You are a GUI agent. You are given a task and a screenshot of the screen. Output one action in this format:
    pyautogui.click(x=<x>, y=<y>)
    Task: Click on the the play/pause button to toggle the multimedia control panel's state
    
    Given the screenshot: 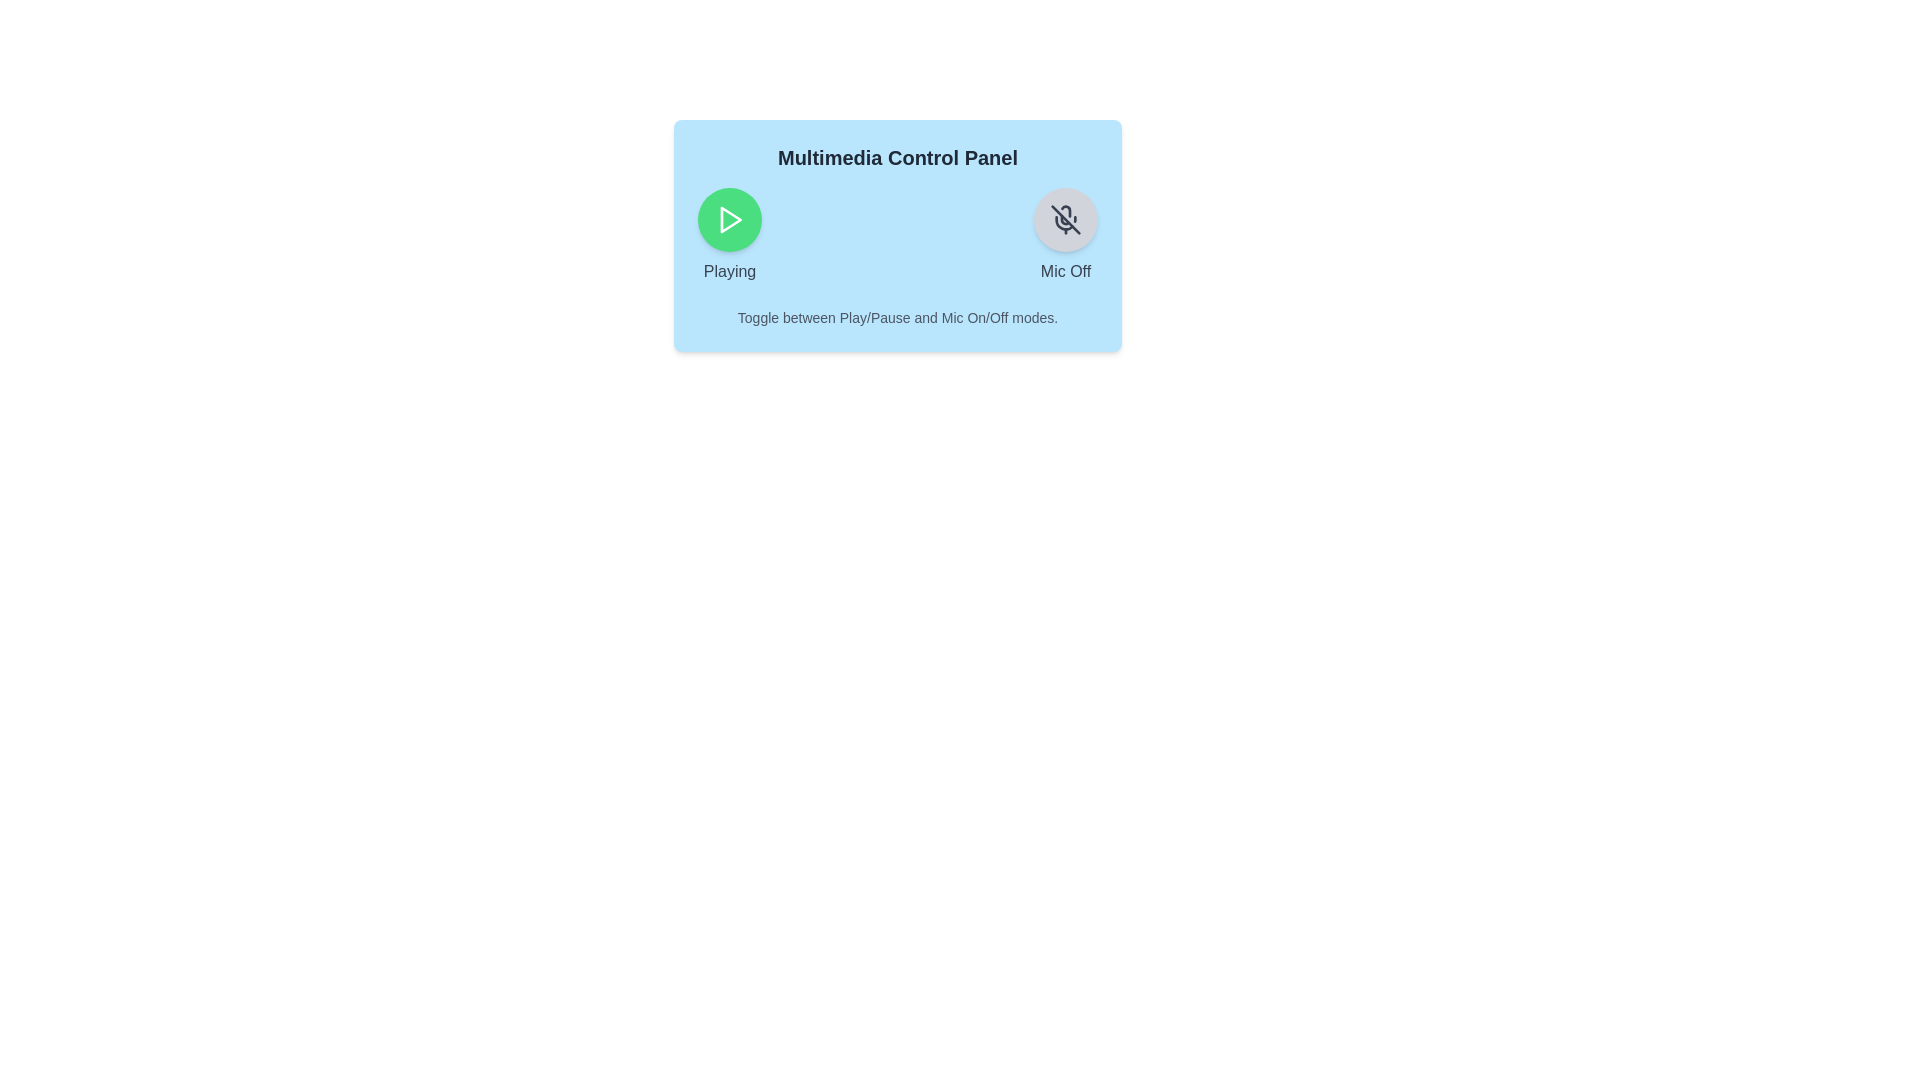 What is the action you would take?
    pyautogui.click(x=728, y=219)
    